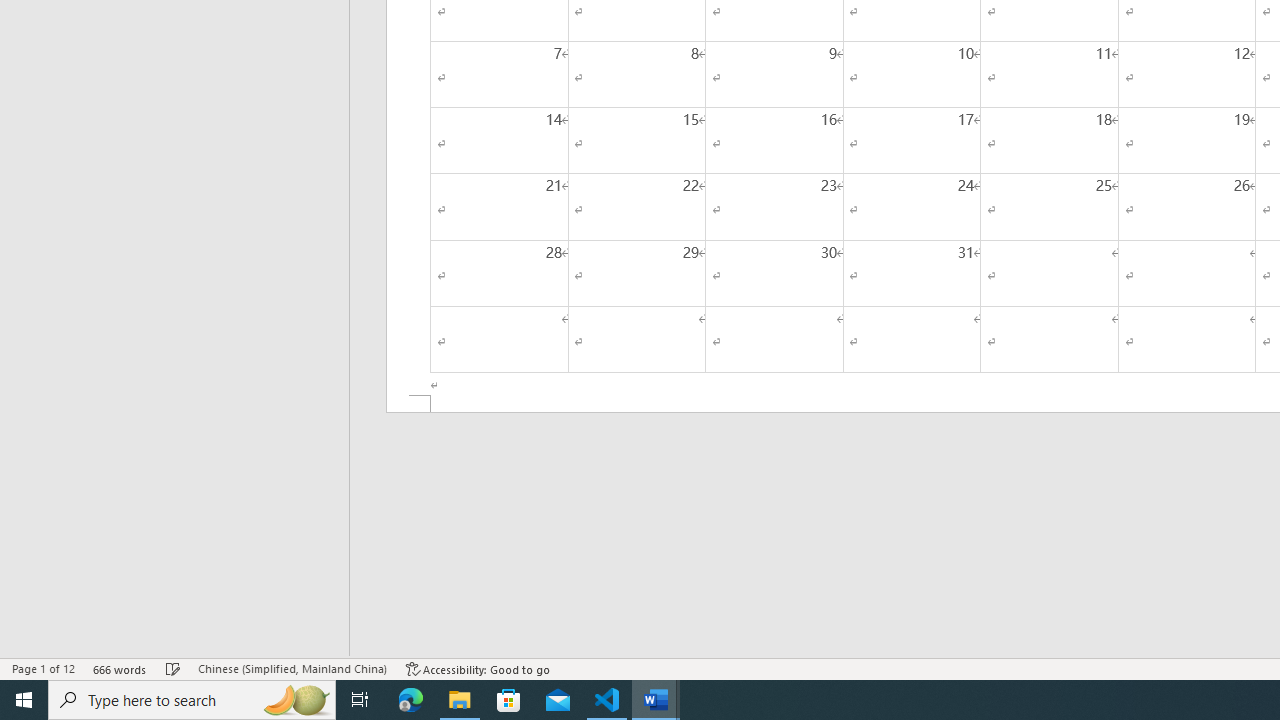 The image size is (1280, 720). What do you see at coordinates (294, 698) in the screenshot?
I see `'Search highlights icon opens search home window'` at bounding box center [294, 698].